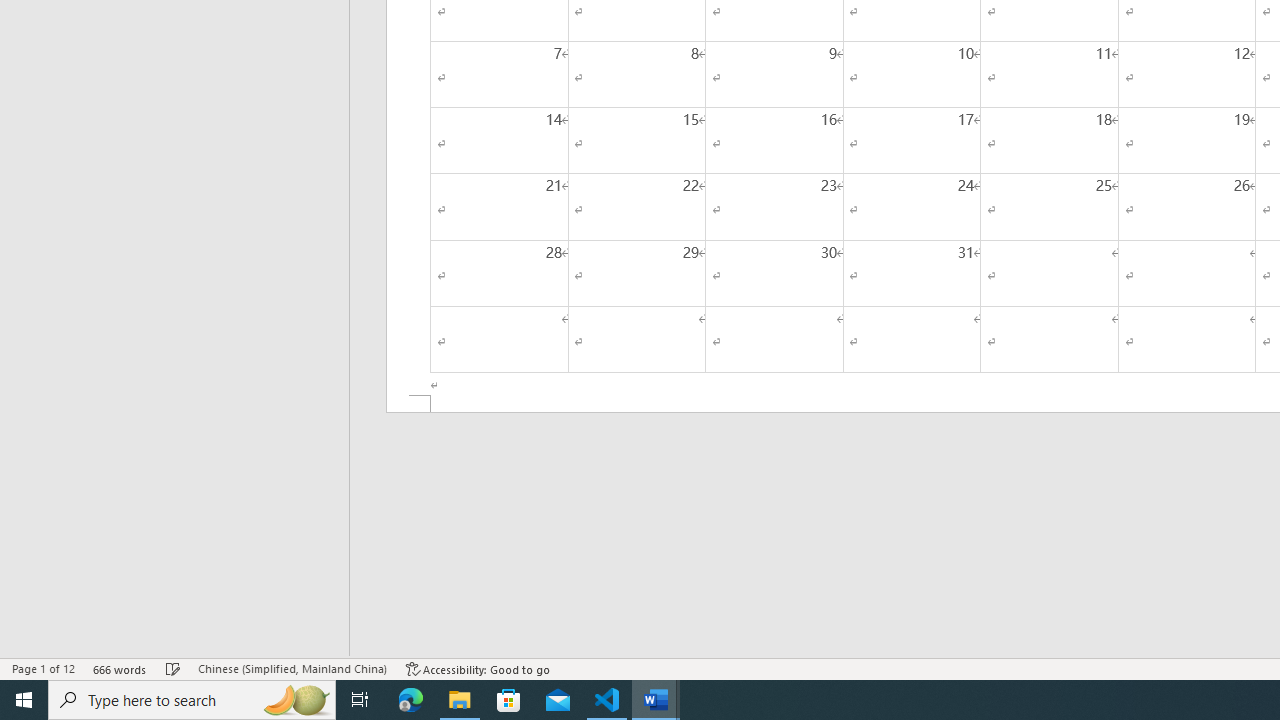 The image size is (1280, 720). What do you see at coordinates (294, 698) in the screenshot?
I see `'Search highlights icon opens search home window'` at bounding box center [294, 698].